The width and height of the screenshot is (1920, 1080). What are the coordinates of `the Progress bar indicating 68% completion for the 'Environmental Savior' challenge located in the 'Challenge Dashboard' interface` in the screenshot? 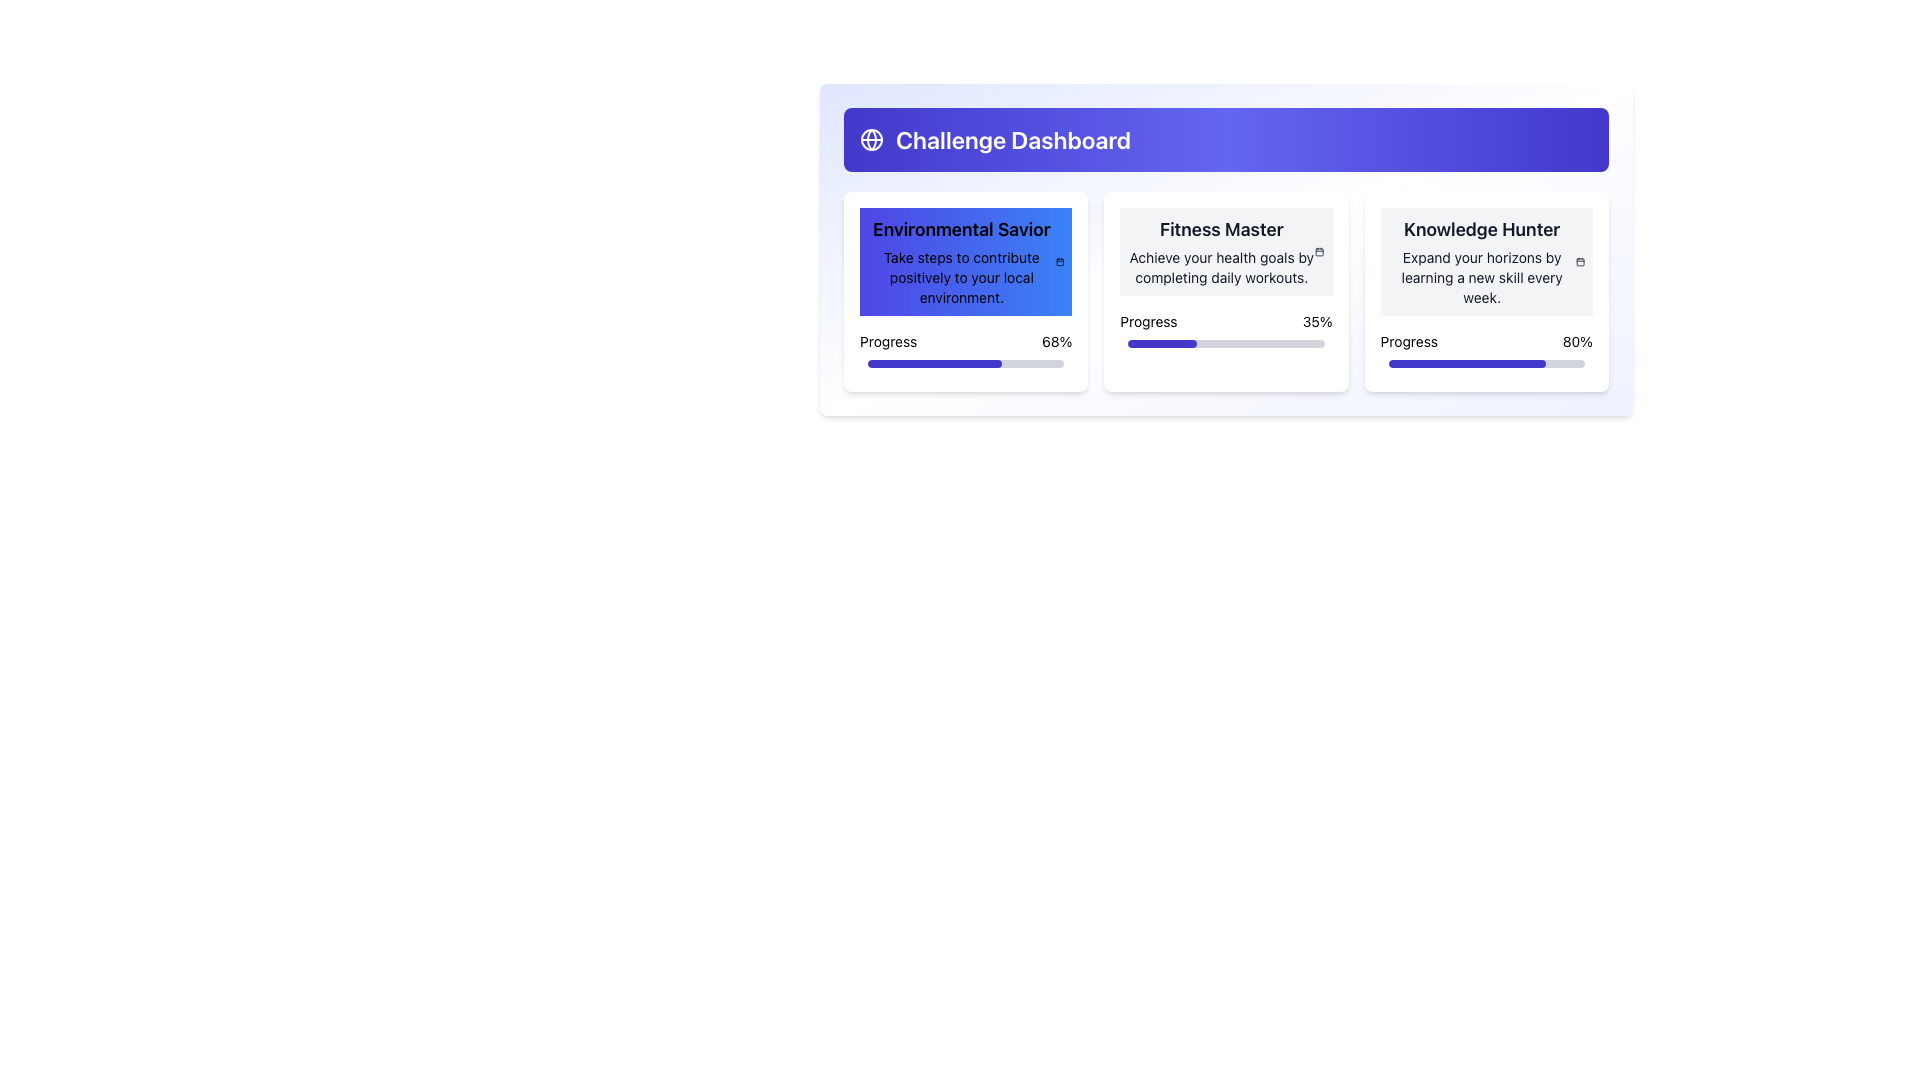 It's located at (933, 363).